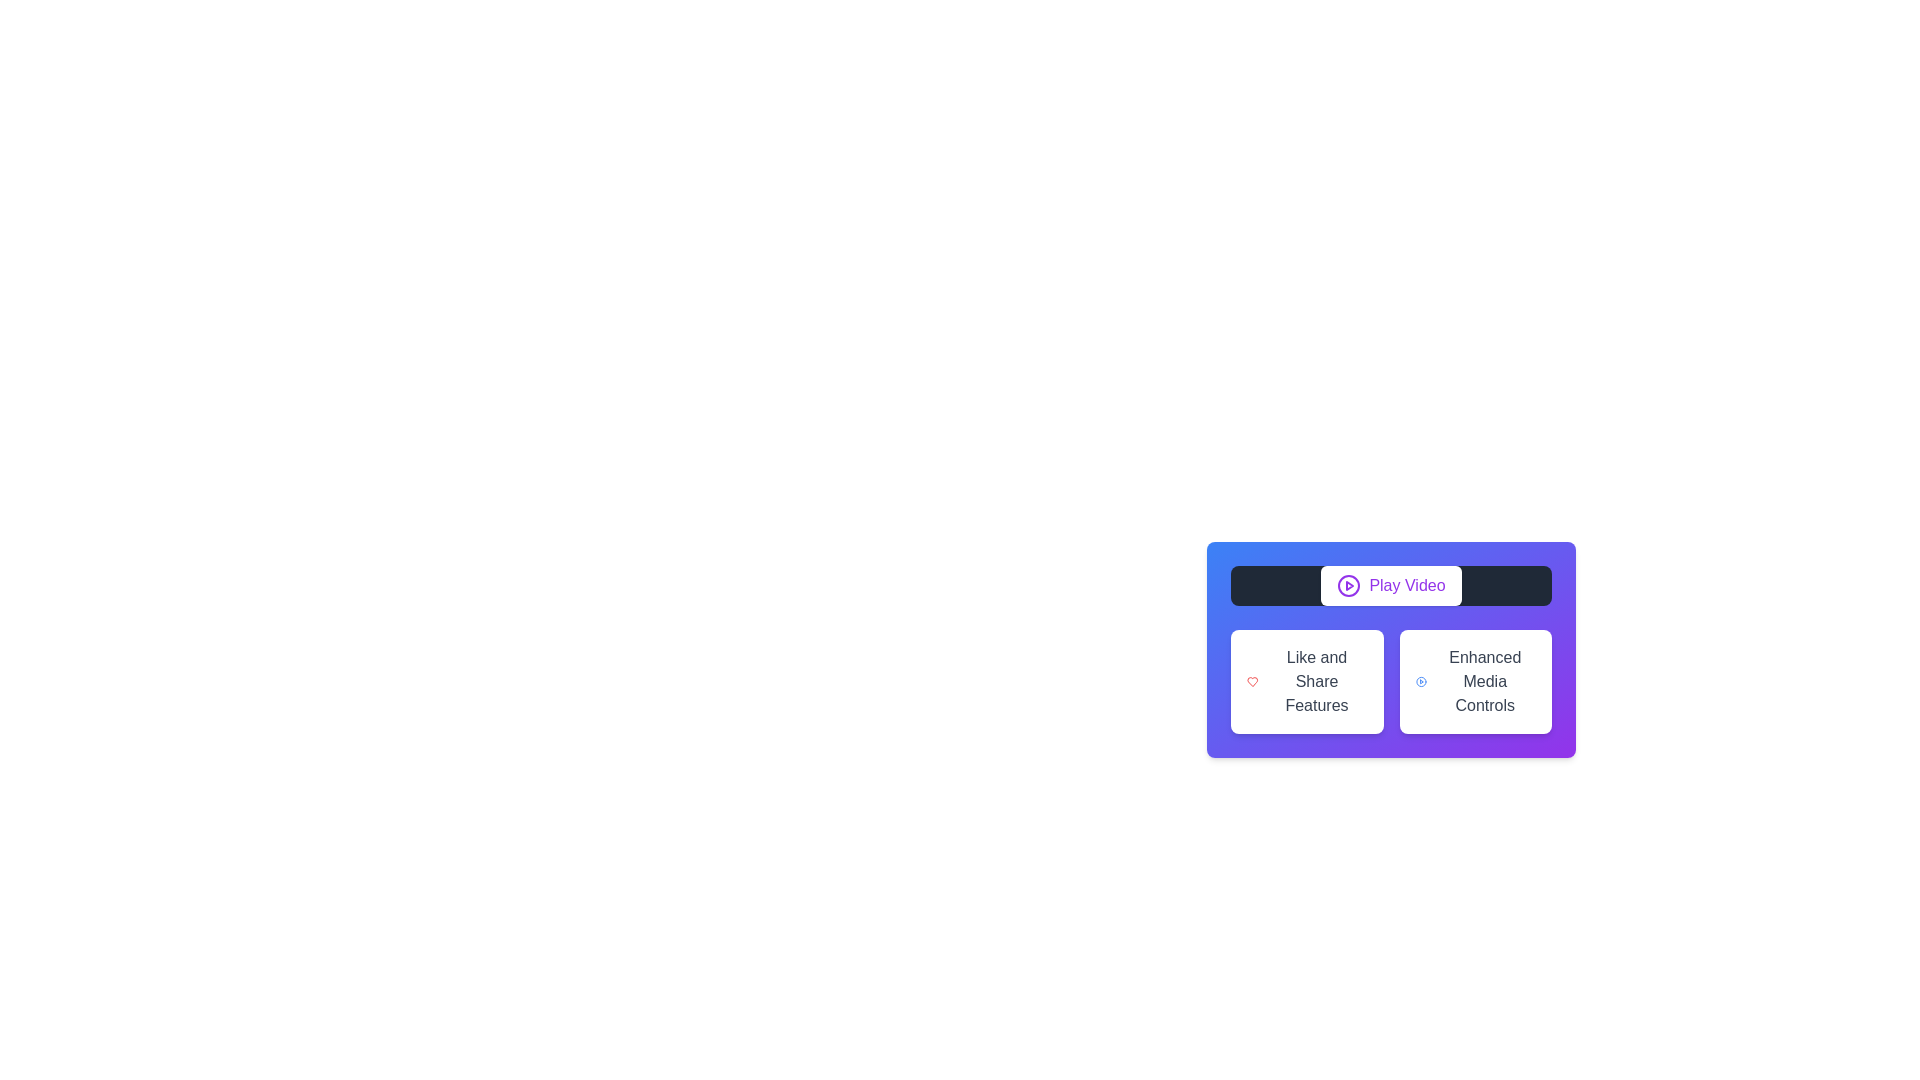  I want to click on the heart icon representing the 'like' functionality to express appreciation for the associated content, so click(1251, 681).